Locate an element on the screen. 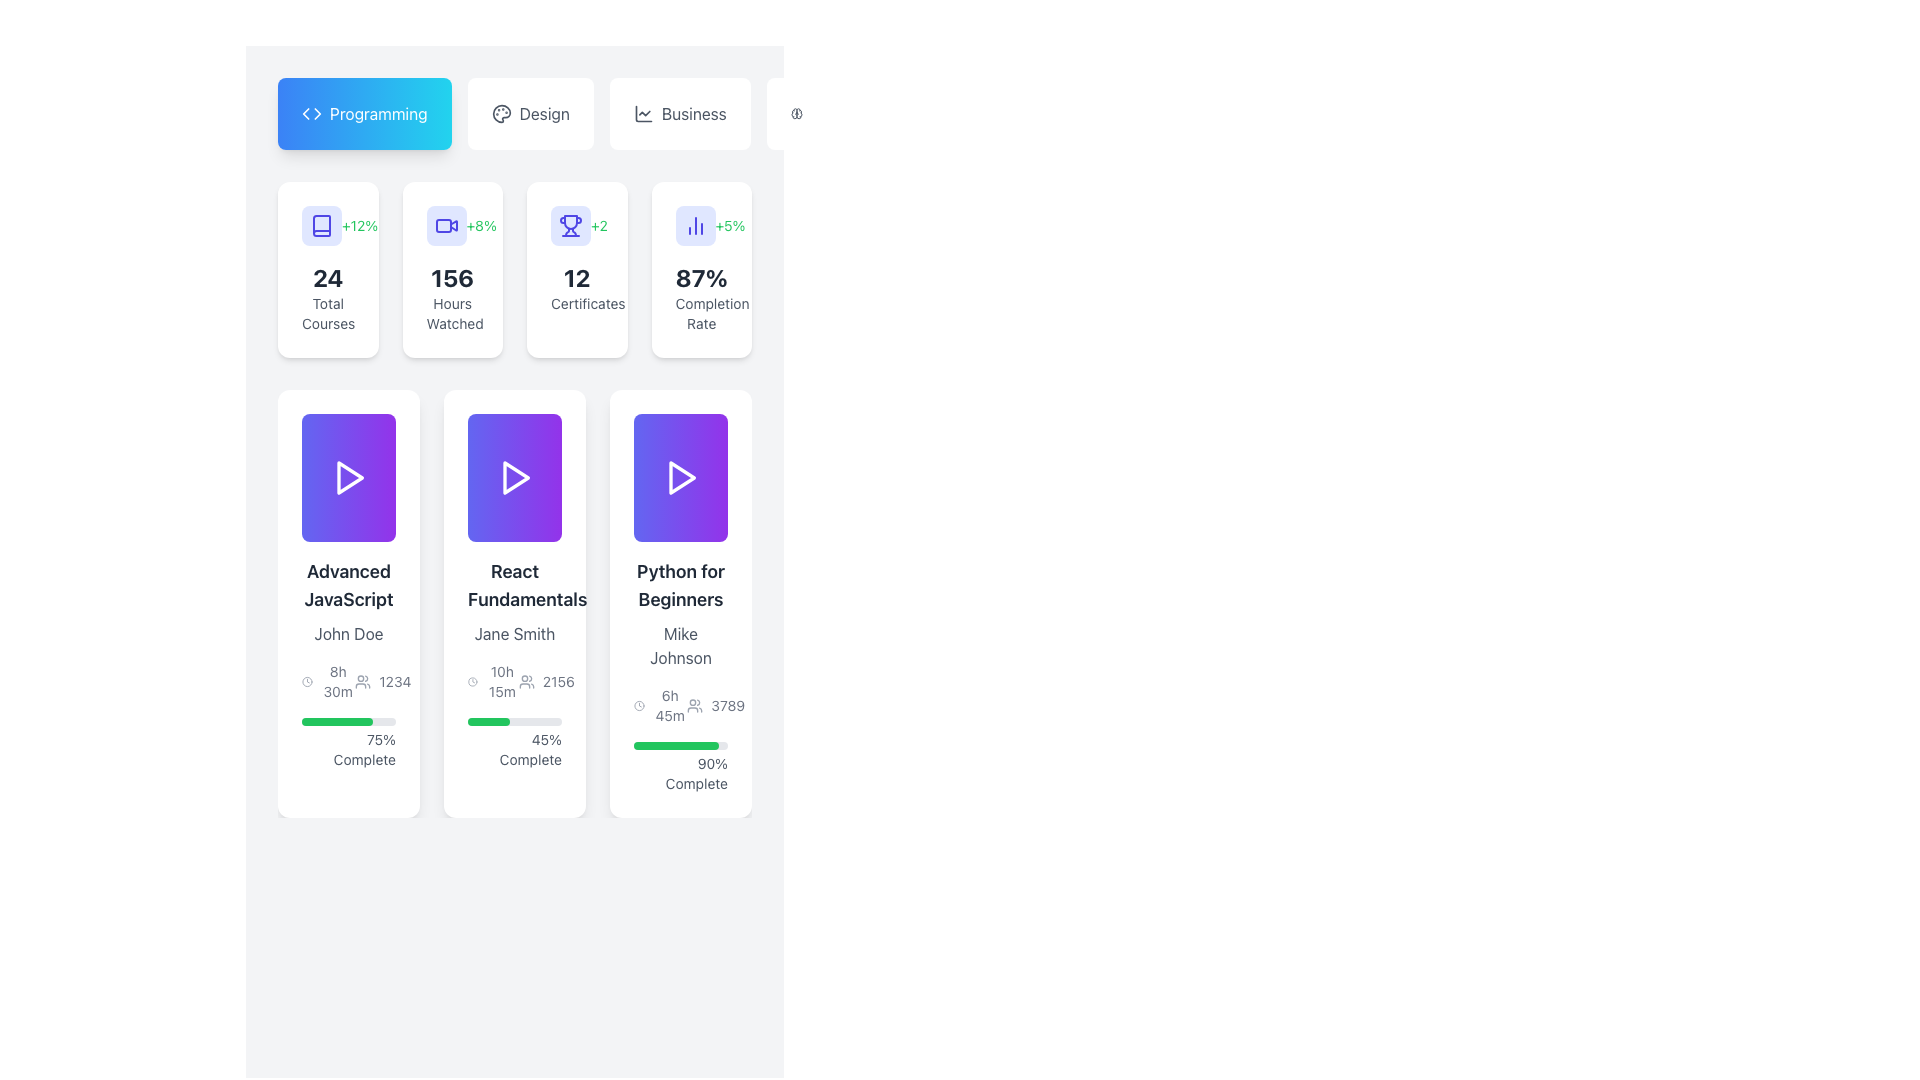 The height and width of the screenshot is (1080, 1920). the Progress Bar in the 'Advanced JavaScript' course card, which visually displays the completion percentage above the '75% Complete' text is located at coordinates (349, 721).